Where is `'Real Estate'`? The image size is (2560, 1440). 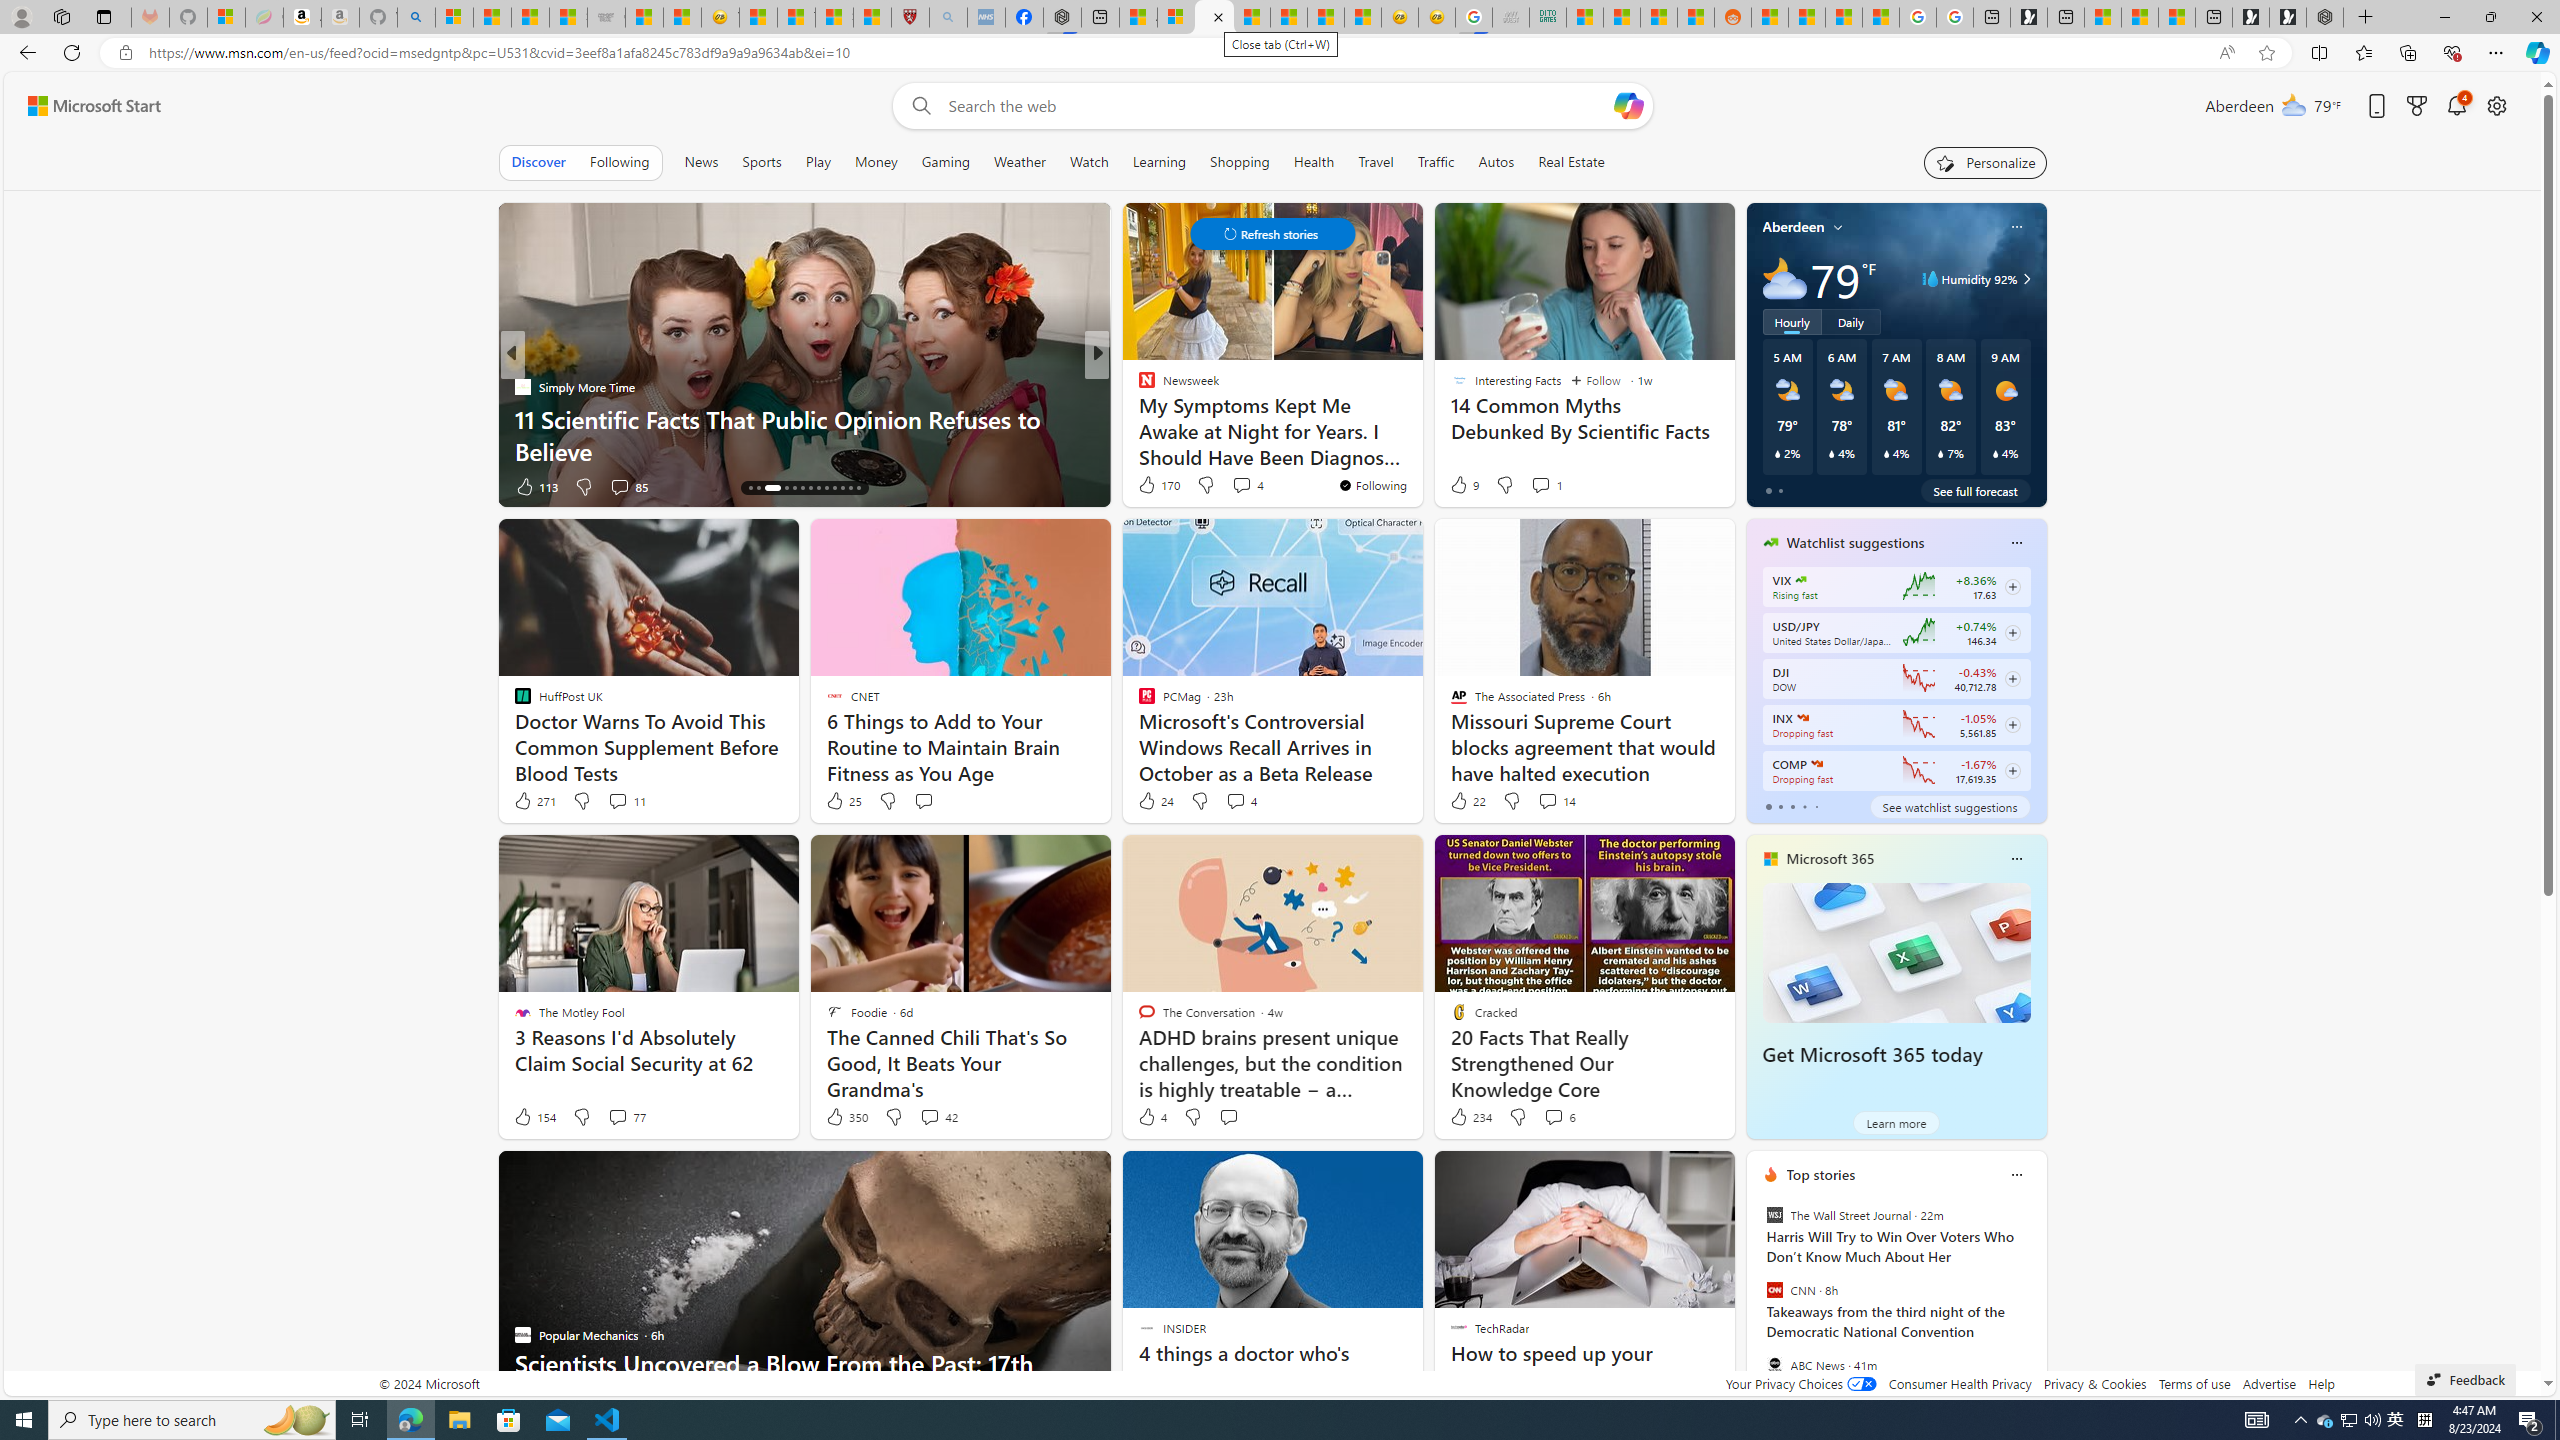 'Real Estate' is located at coordinates (1570, 161).